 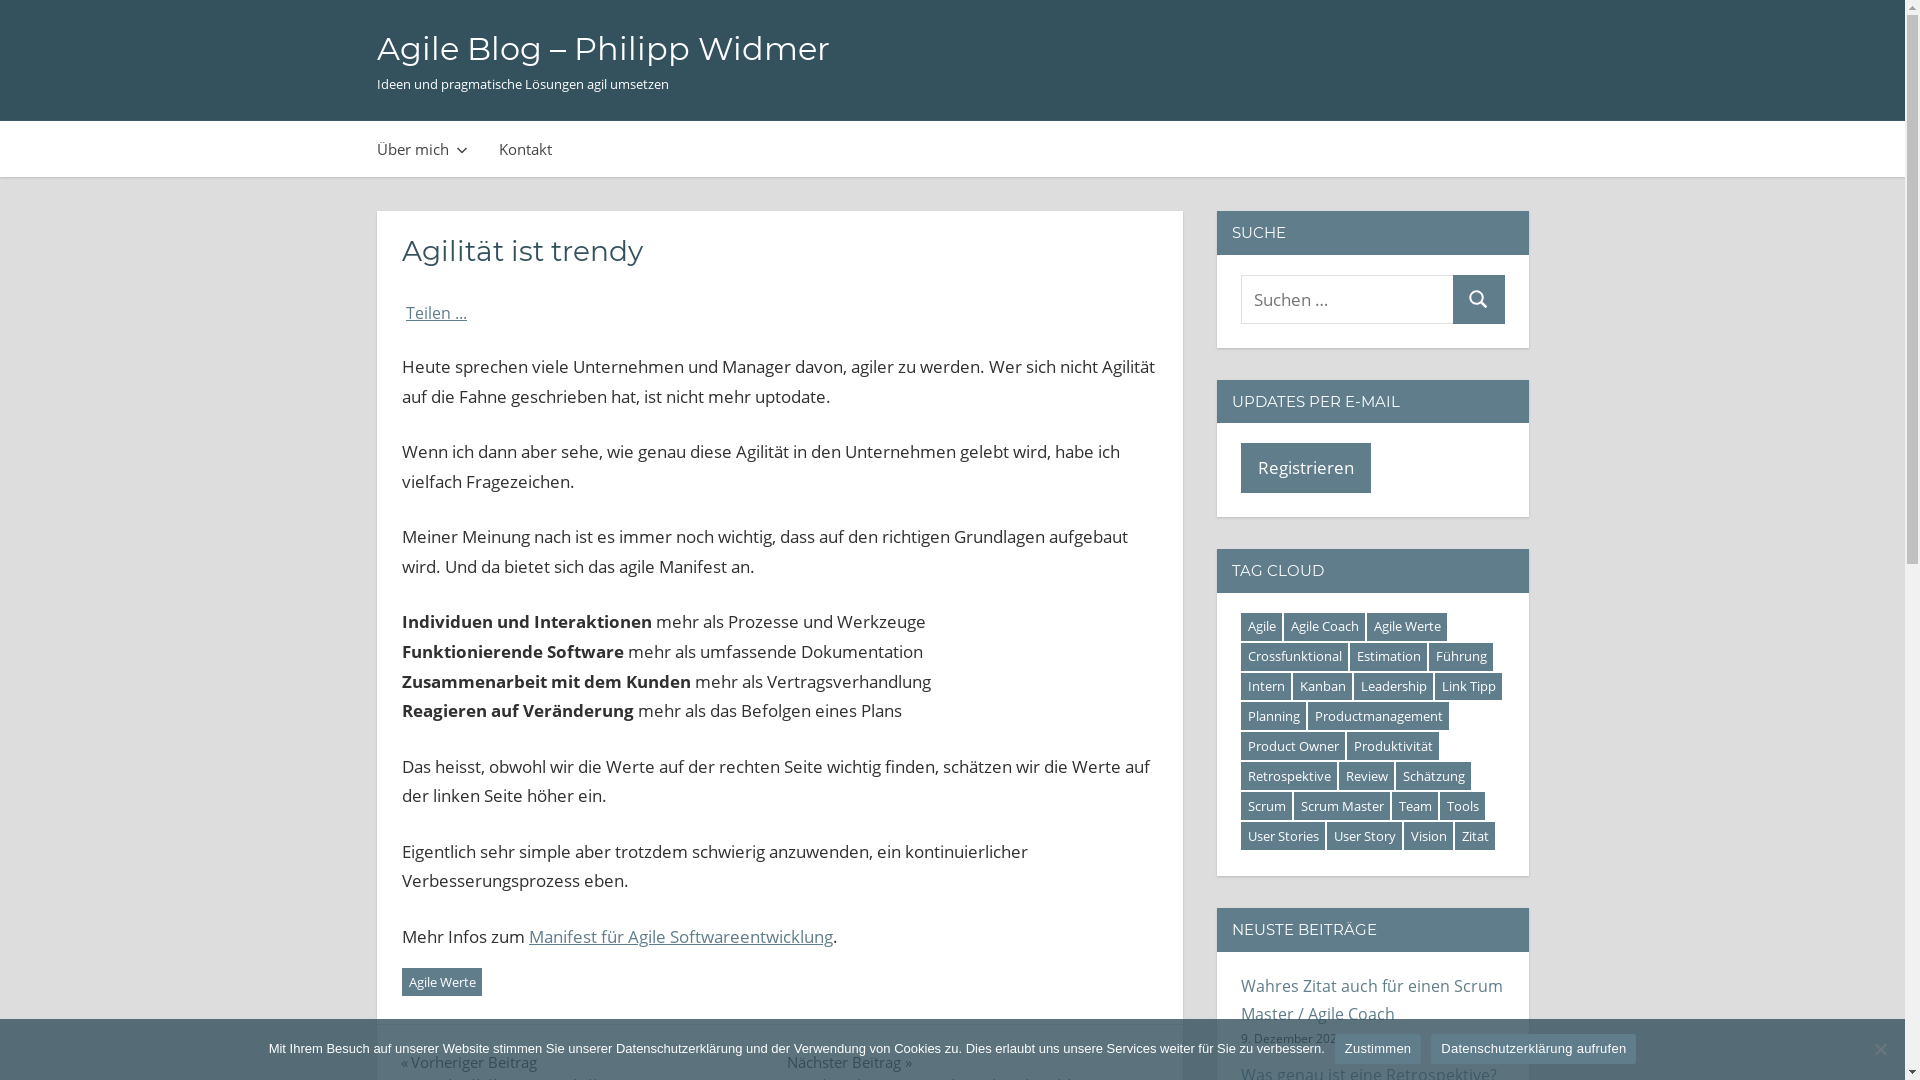 What do you see at coordinates (1272, 715) in the screenshot?
I see `'Planning'` at bounding box center [1272, 715].